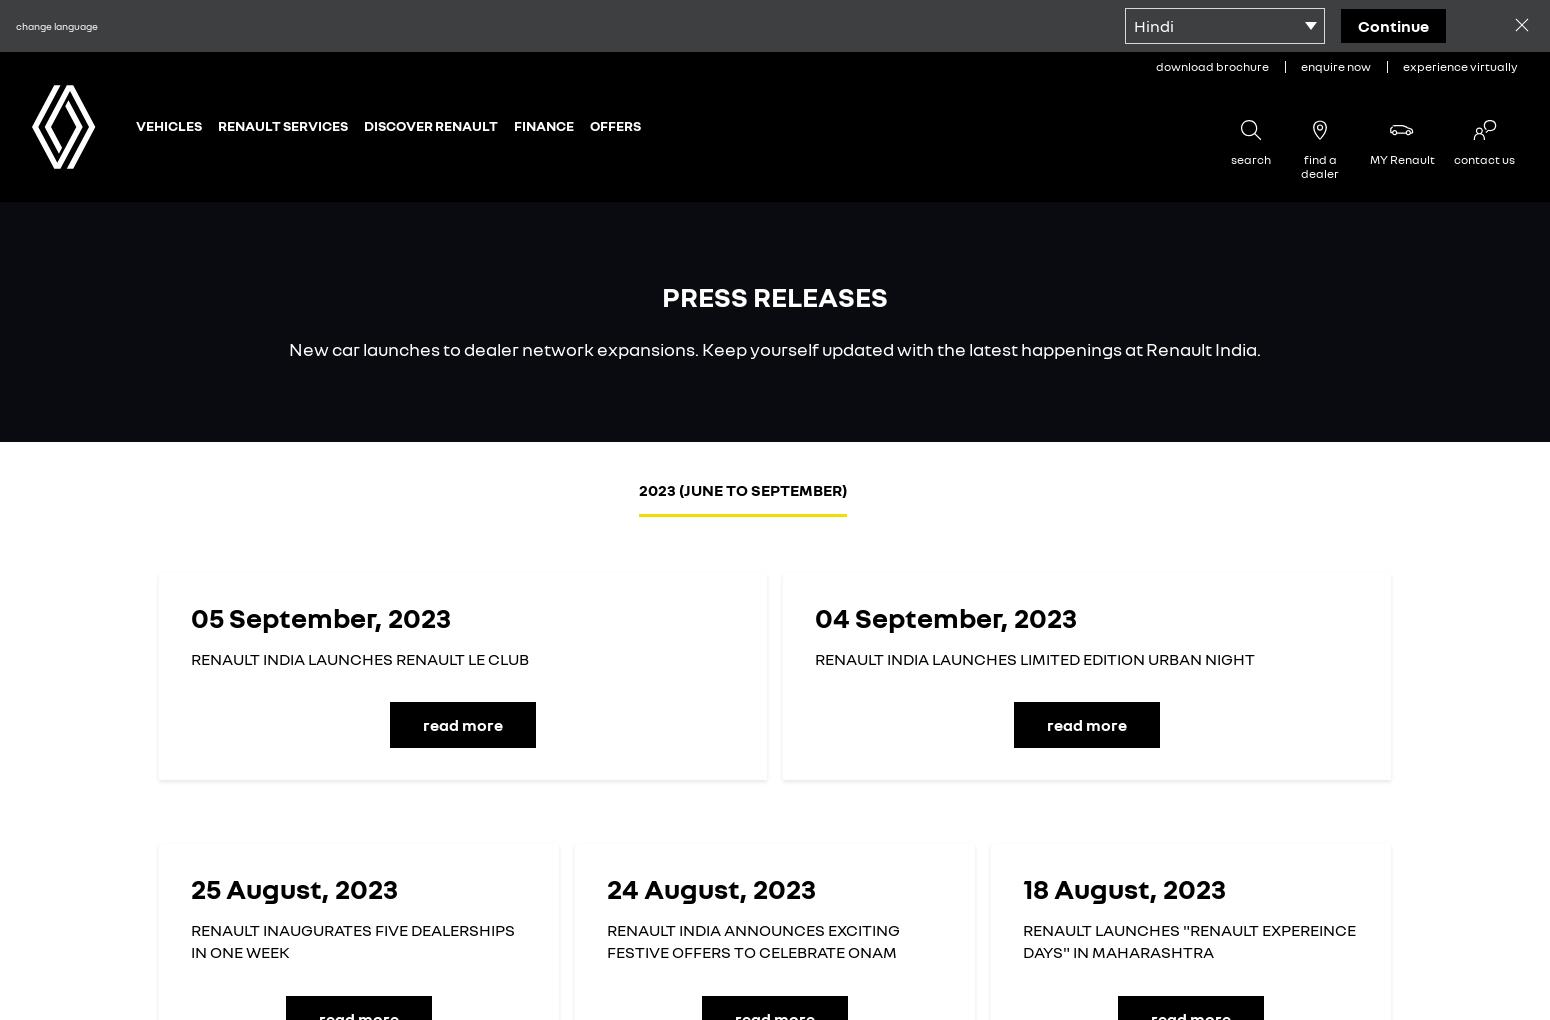  What do you see at coordinates (351, 939) in the screenshot?
I see `'RENAULT INAUGURATES FIVE DEALERSHIPS IN ONE WEEK'` at bounding box center [351, 939].